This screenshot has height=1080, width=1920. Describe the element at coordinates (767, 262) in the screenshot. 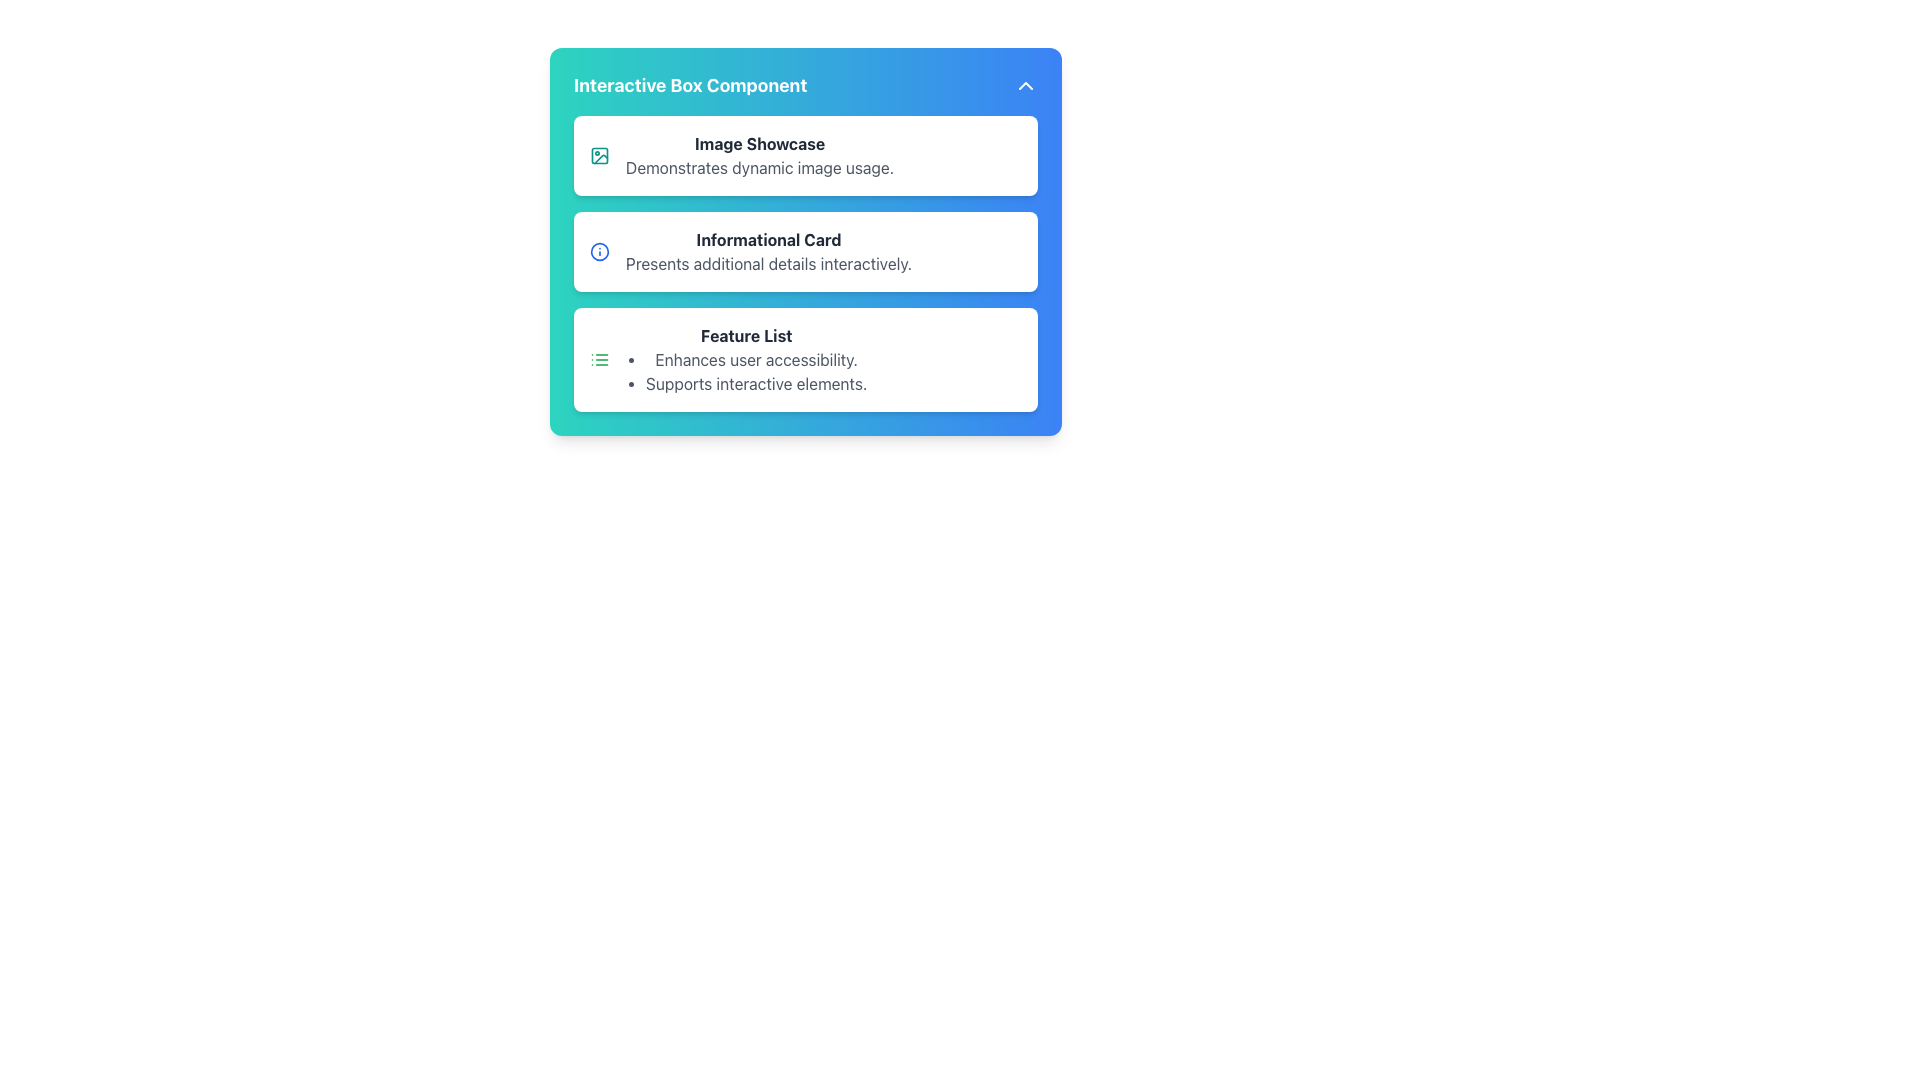

I see `the second text line of the 'Informational Card' within the 'Interactive Box Component', which provides supplemental information` at that location.